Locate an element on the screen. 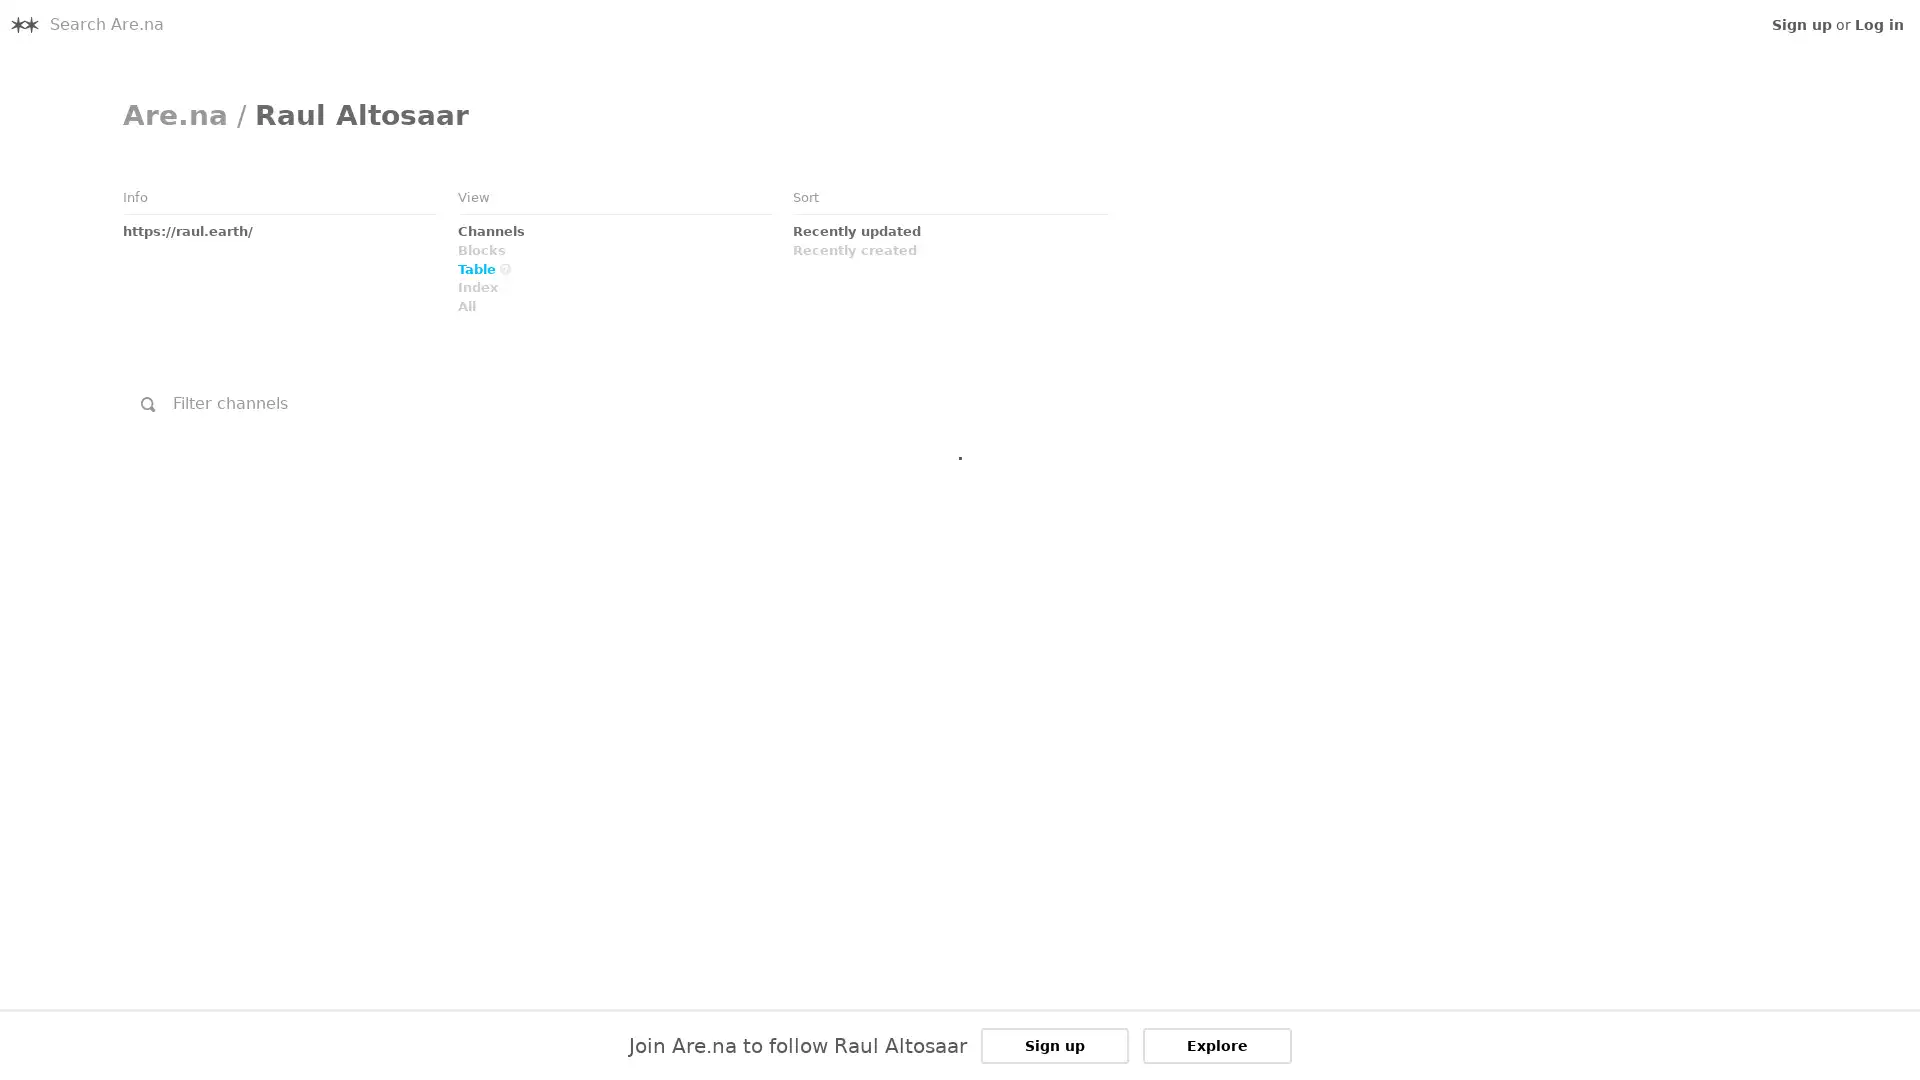 This screenshot has height=1080, width=1920. Link to Embed: I.S.O.: January 29th, 2011 @ Ho Ryu An, Yamaguchi is located at coordinates (948, 595).